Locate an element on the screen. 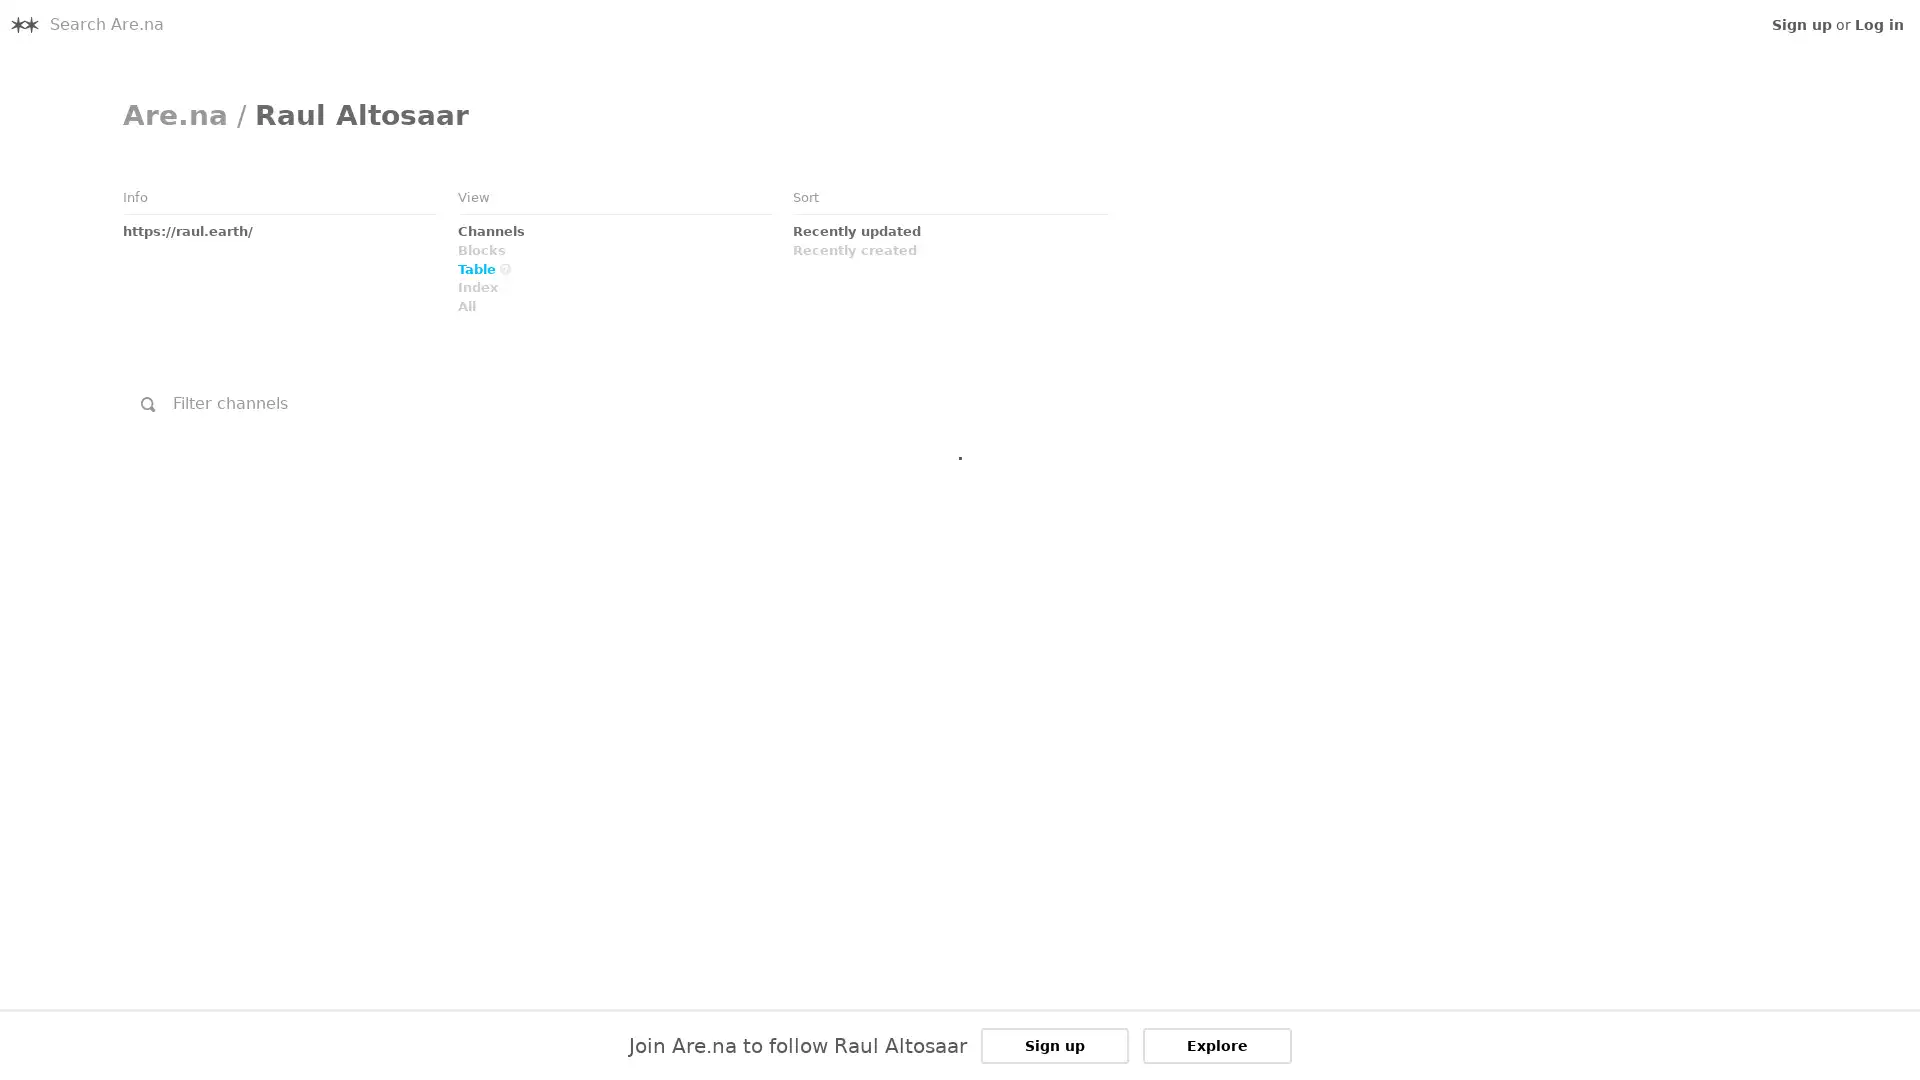 This screenshot has height=1080, width=1920. Link to Embed: I.S.O.: January 29th, 2011 @ Ho Ryu An, Yamaguchi is located at coordinates (948, 595).